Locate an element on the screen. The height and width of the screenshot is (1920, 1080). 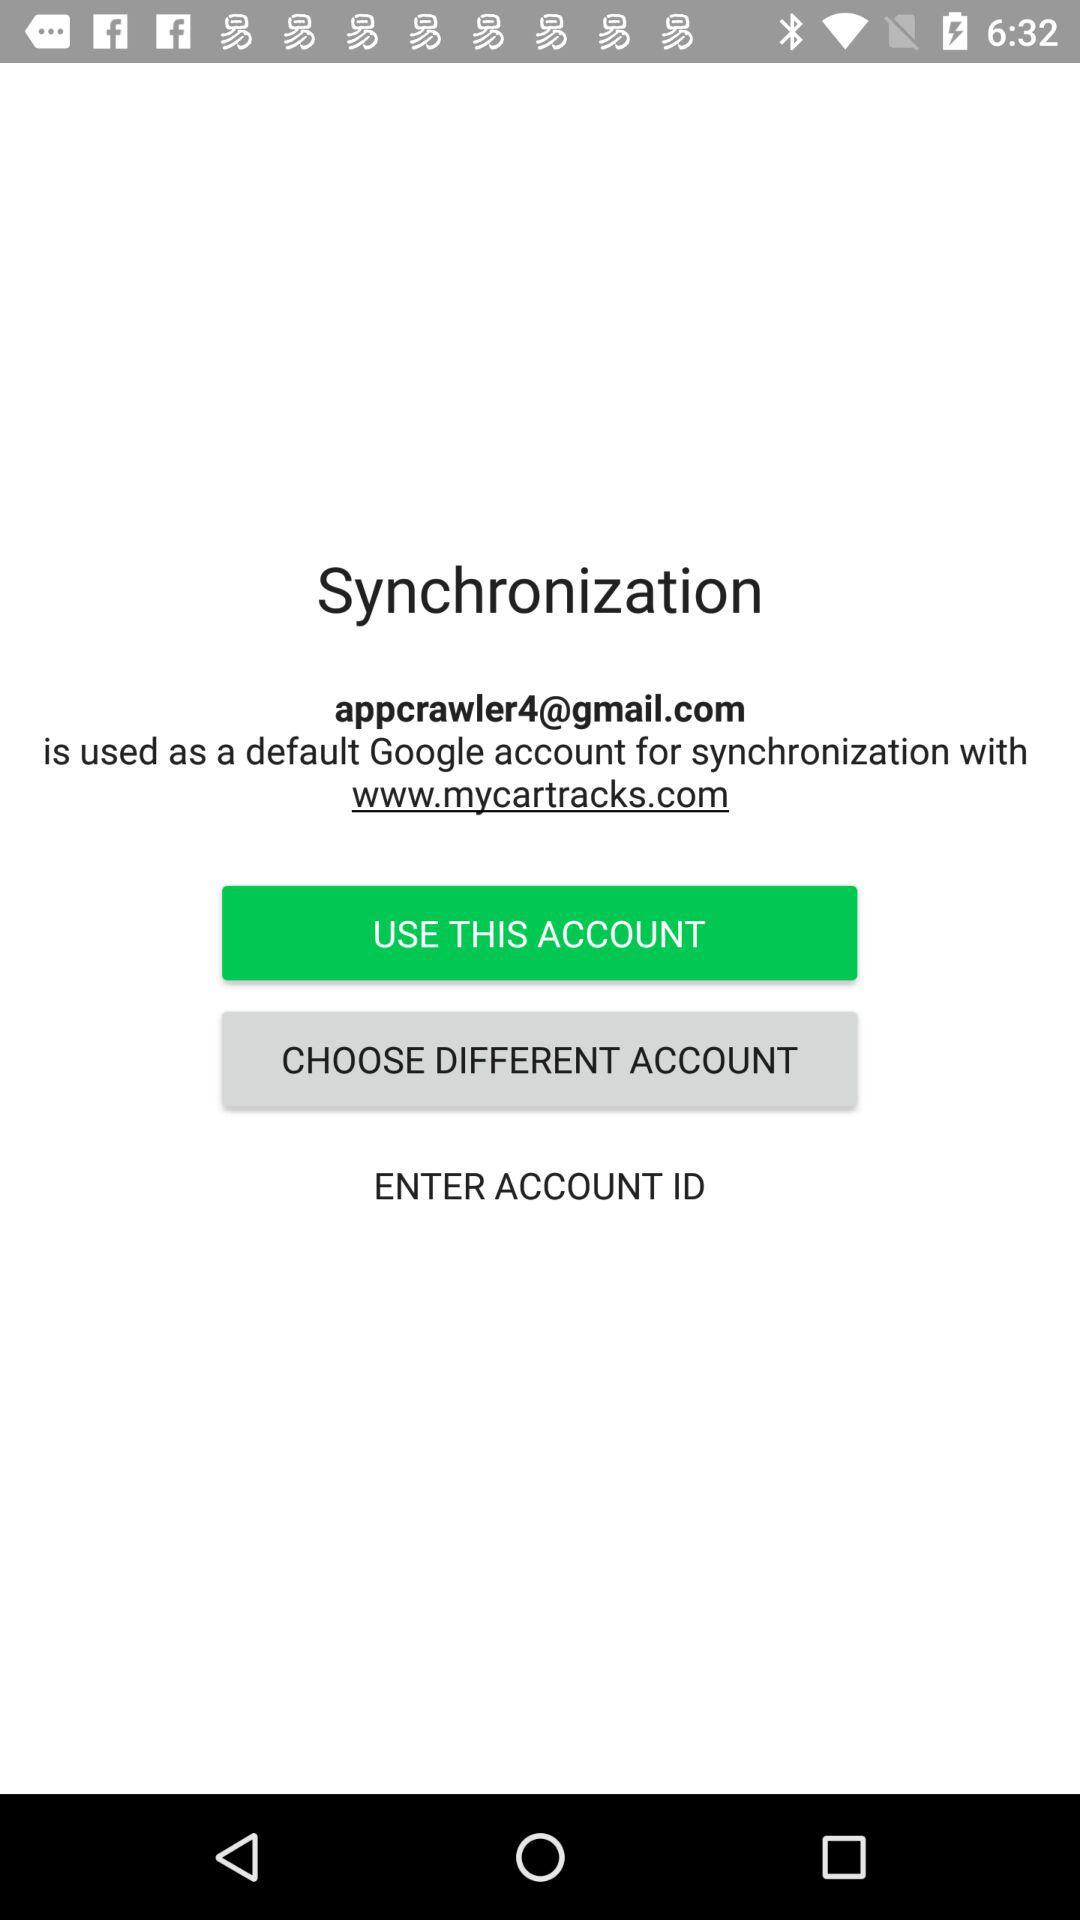
icon above the choose different account is located at coordinates (538, 931).